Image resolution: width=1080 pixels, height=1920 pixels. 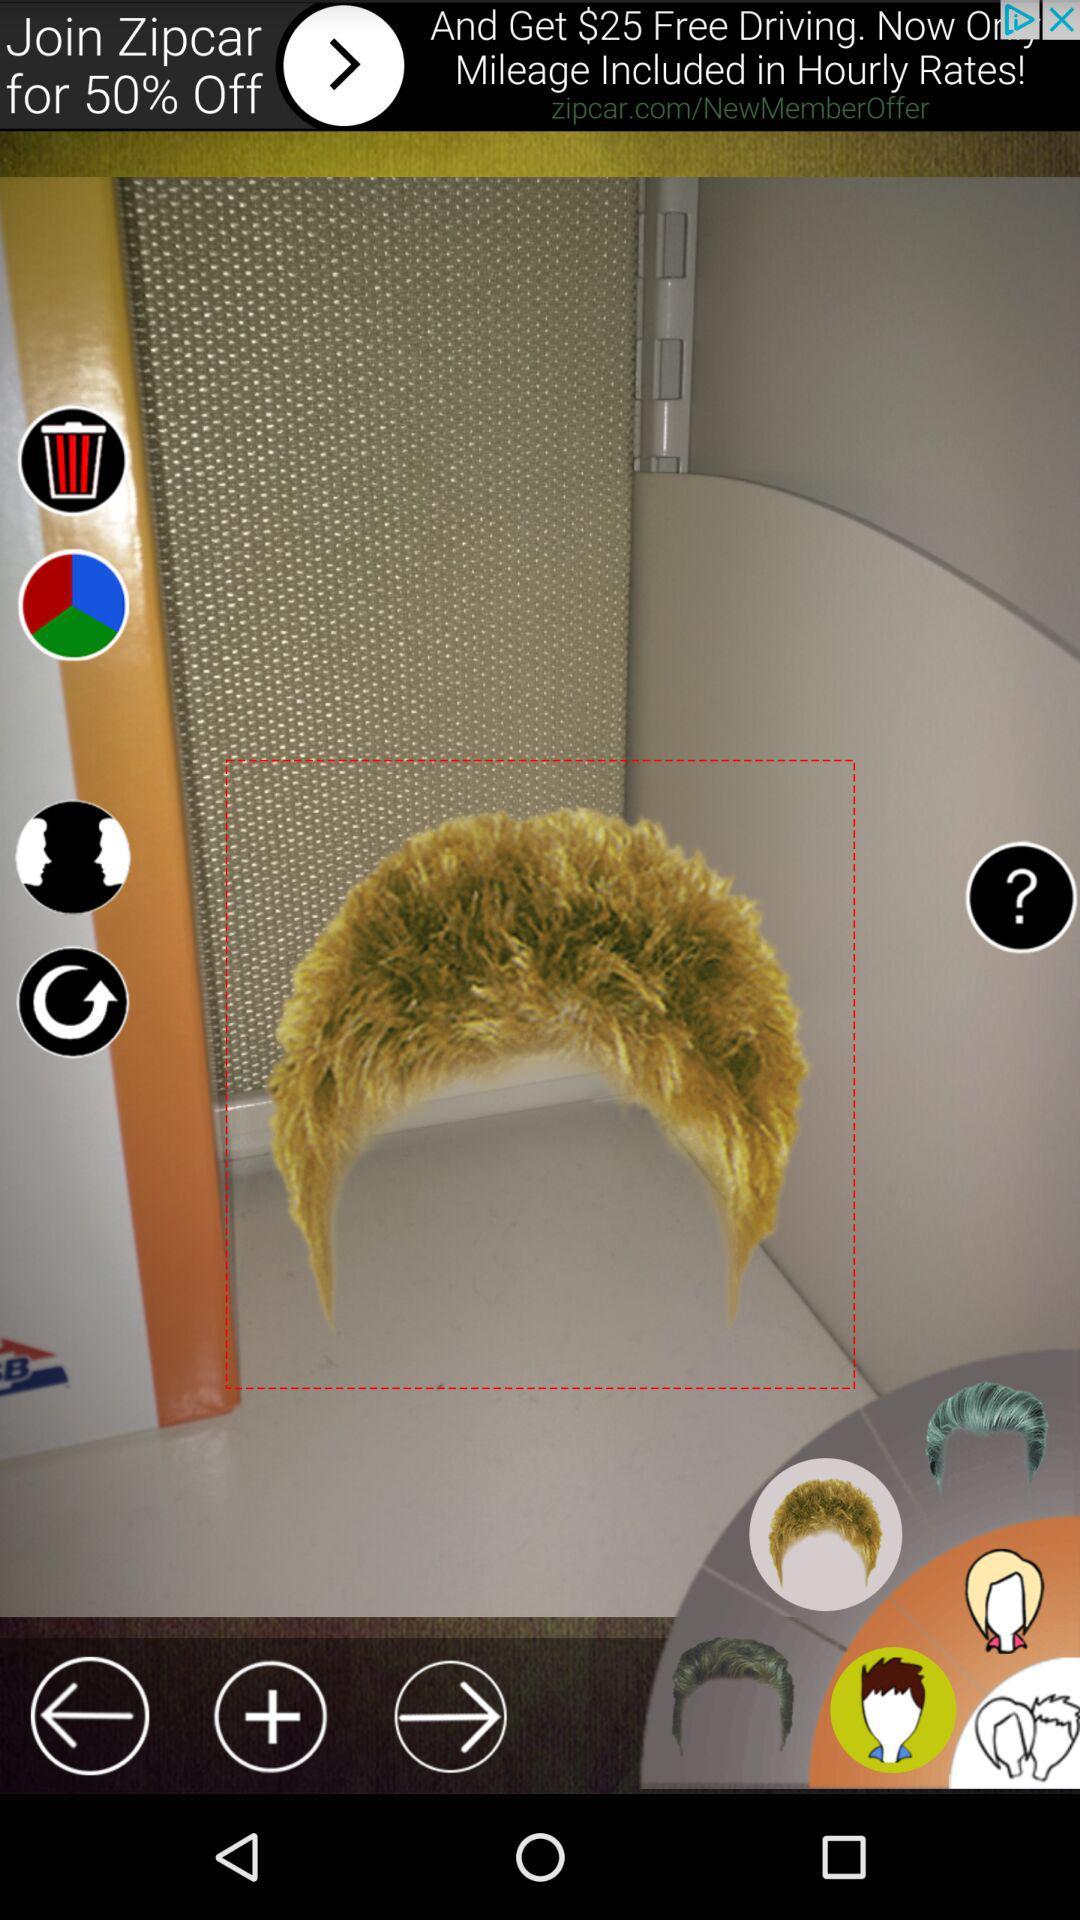 What do you see at coordinates (1020, 896) in the screenshot?
I see `open help page` at bounding box center [1020, 896].